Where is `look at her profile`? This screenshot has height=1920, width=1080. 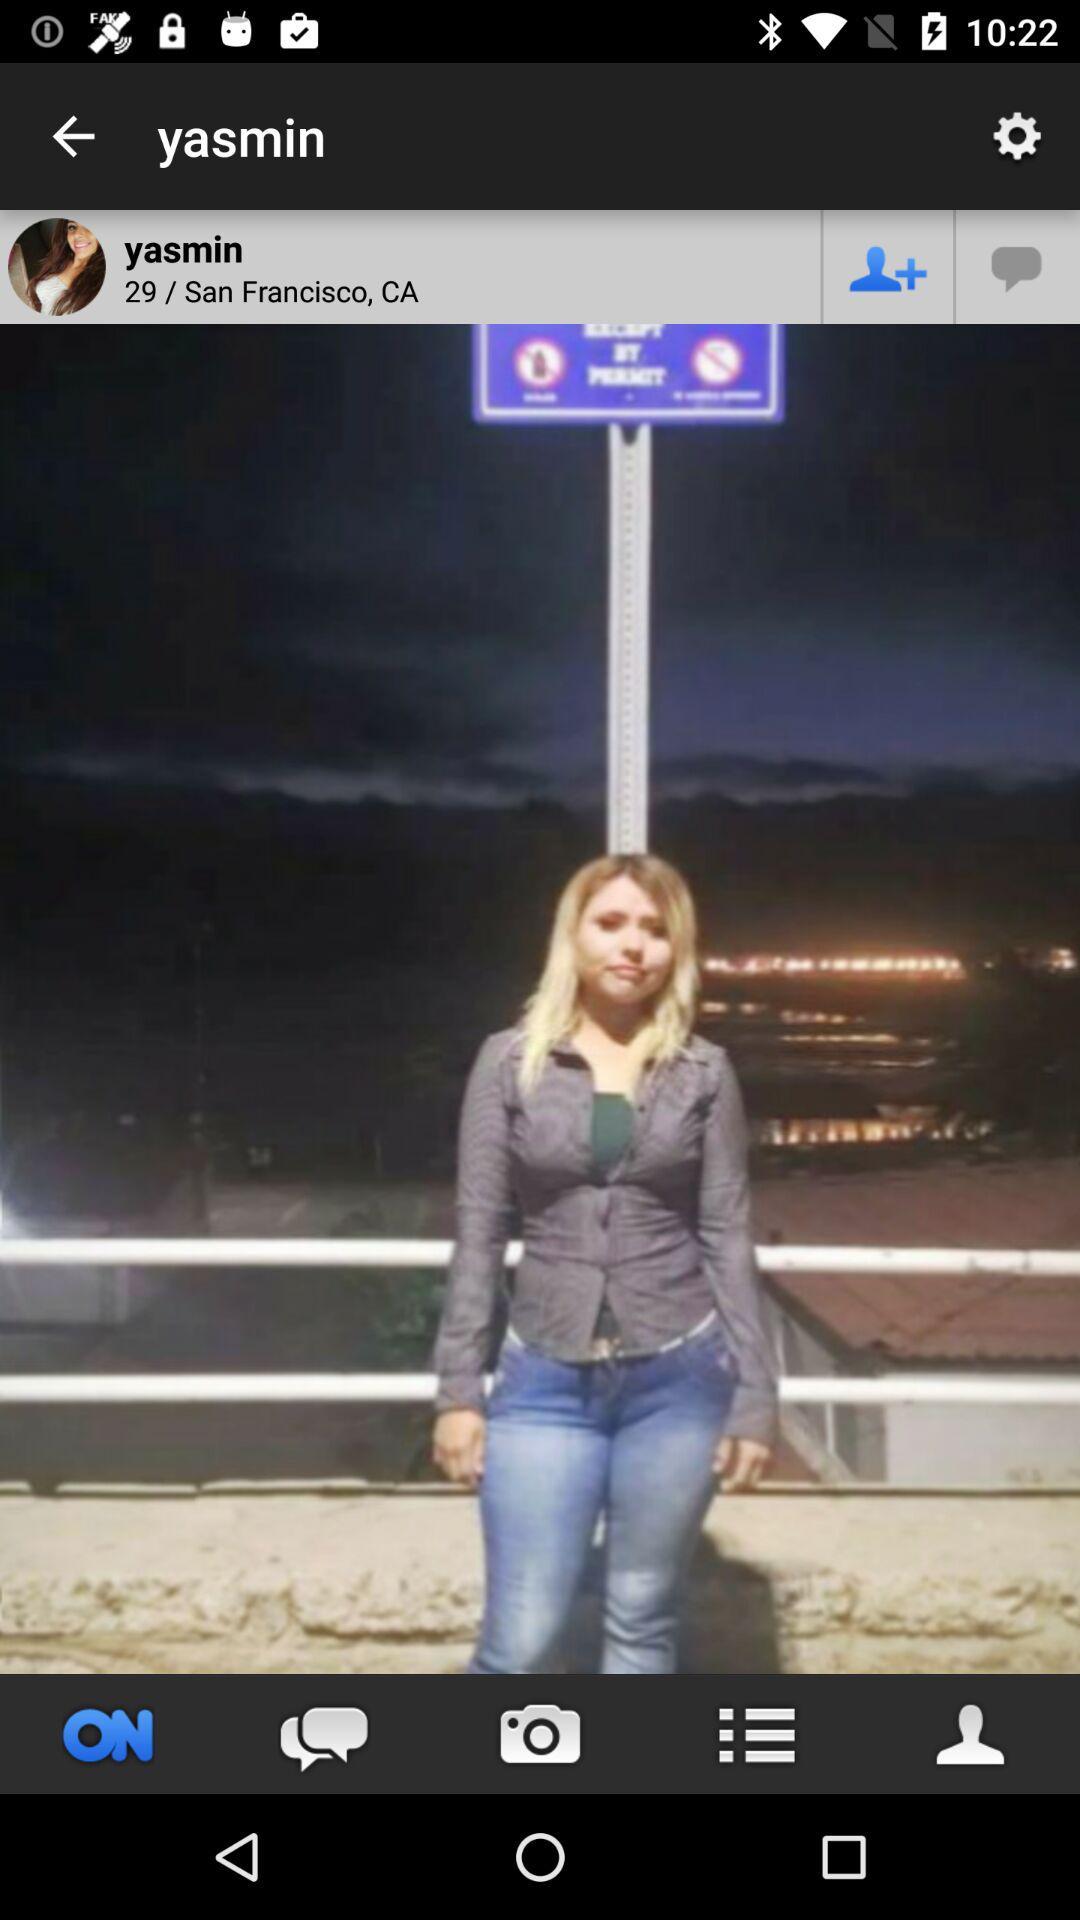 look at her profile is located at coordinates (971, 1733).